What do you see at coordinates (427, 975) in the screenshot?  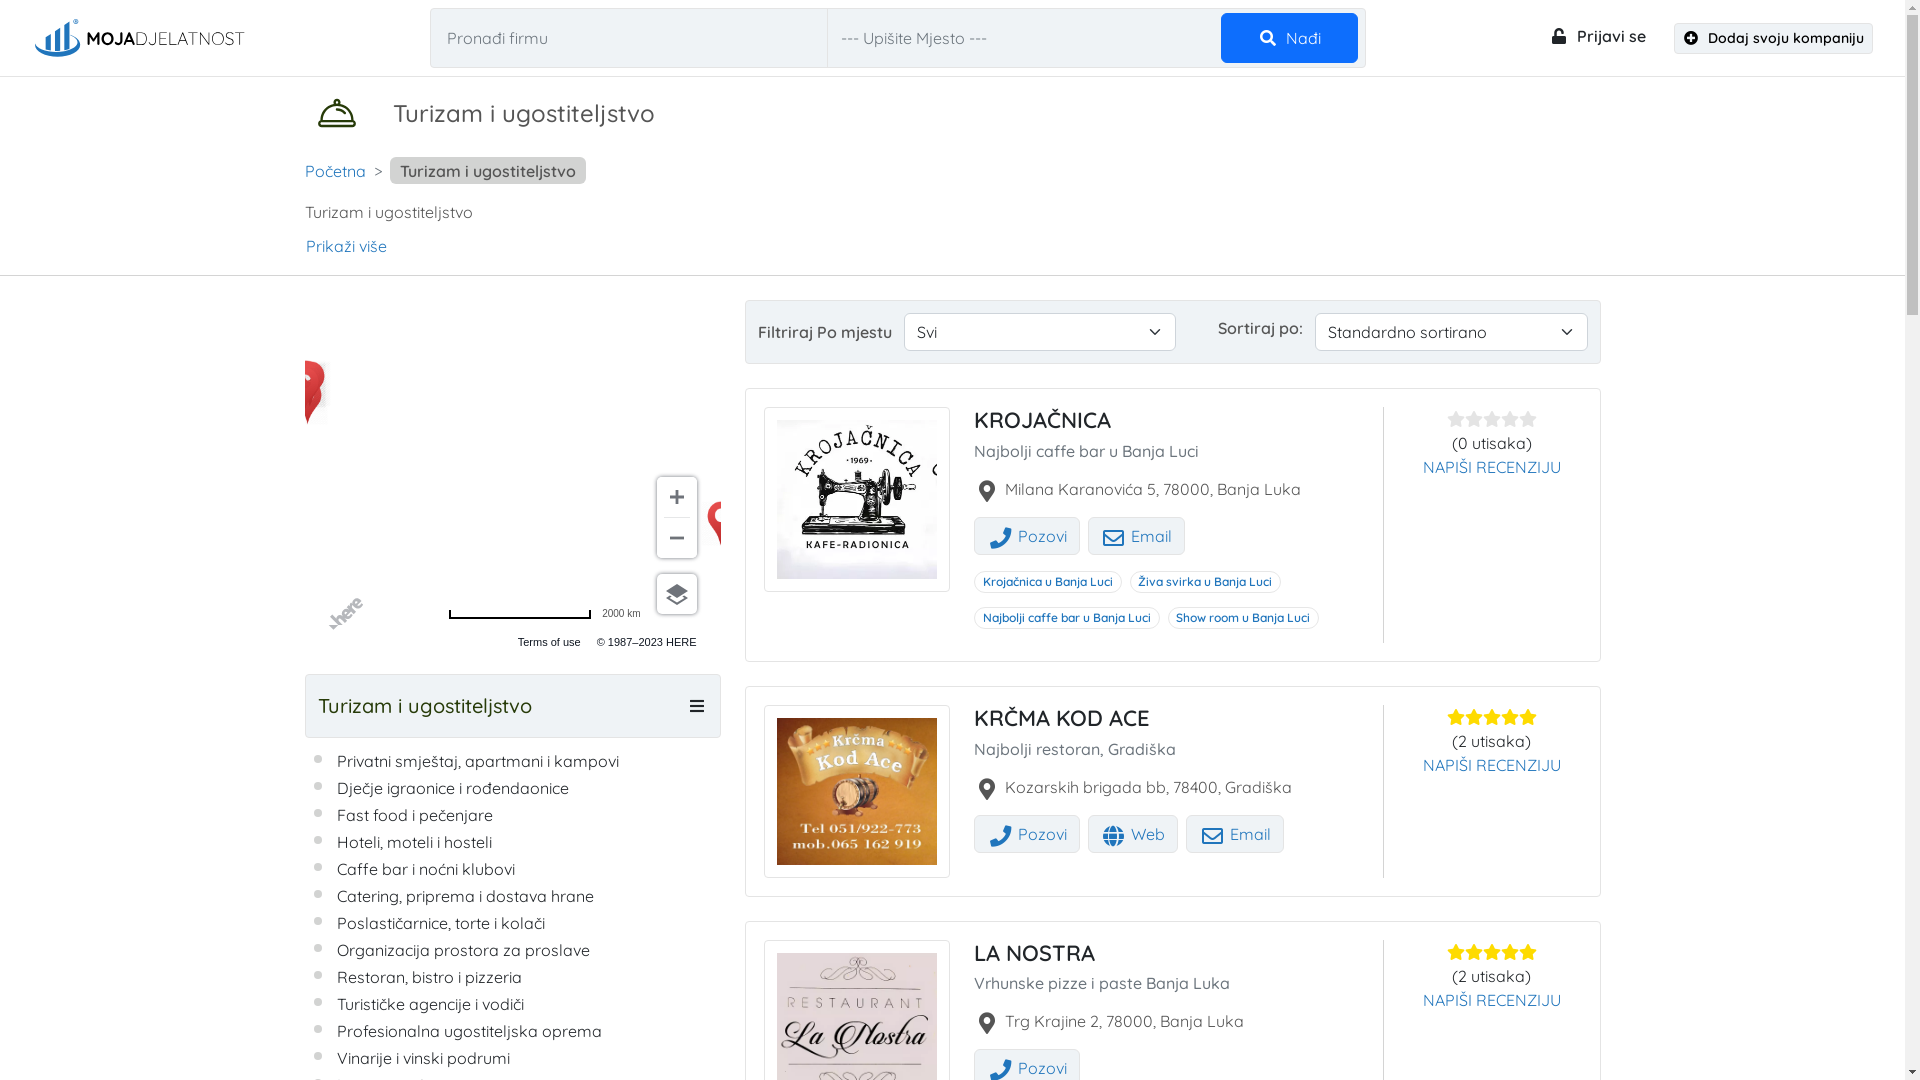 I see `'Restoran, bistro i pizzeria'` at bounding box center [427, 975].